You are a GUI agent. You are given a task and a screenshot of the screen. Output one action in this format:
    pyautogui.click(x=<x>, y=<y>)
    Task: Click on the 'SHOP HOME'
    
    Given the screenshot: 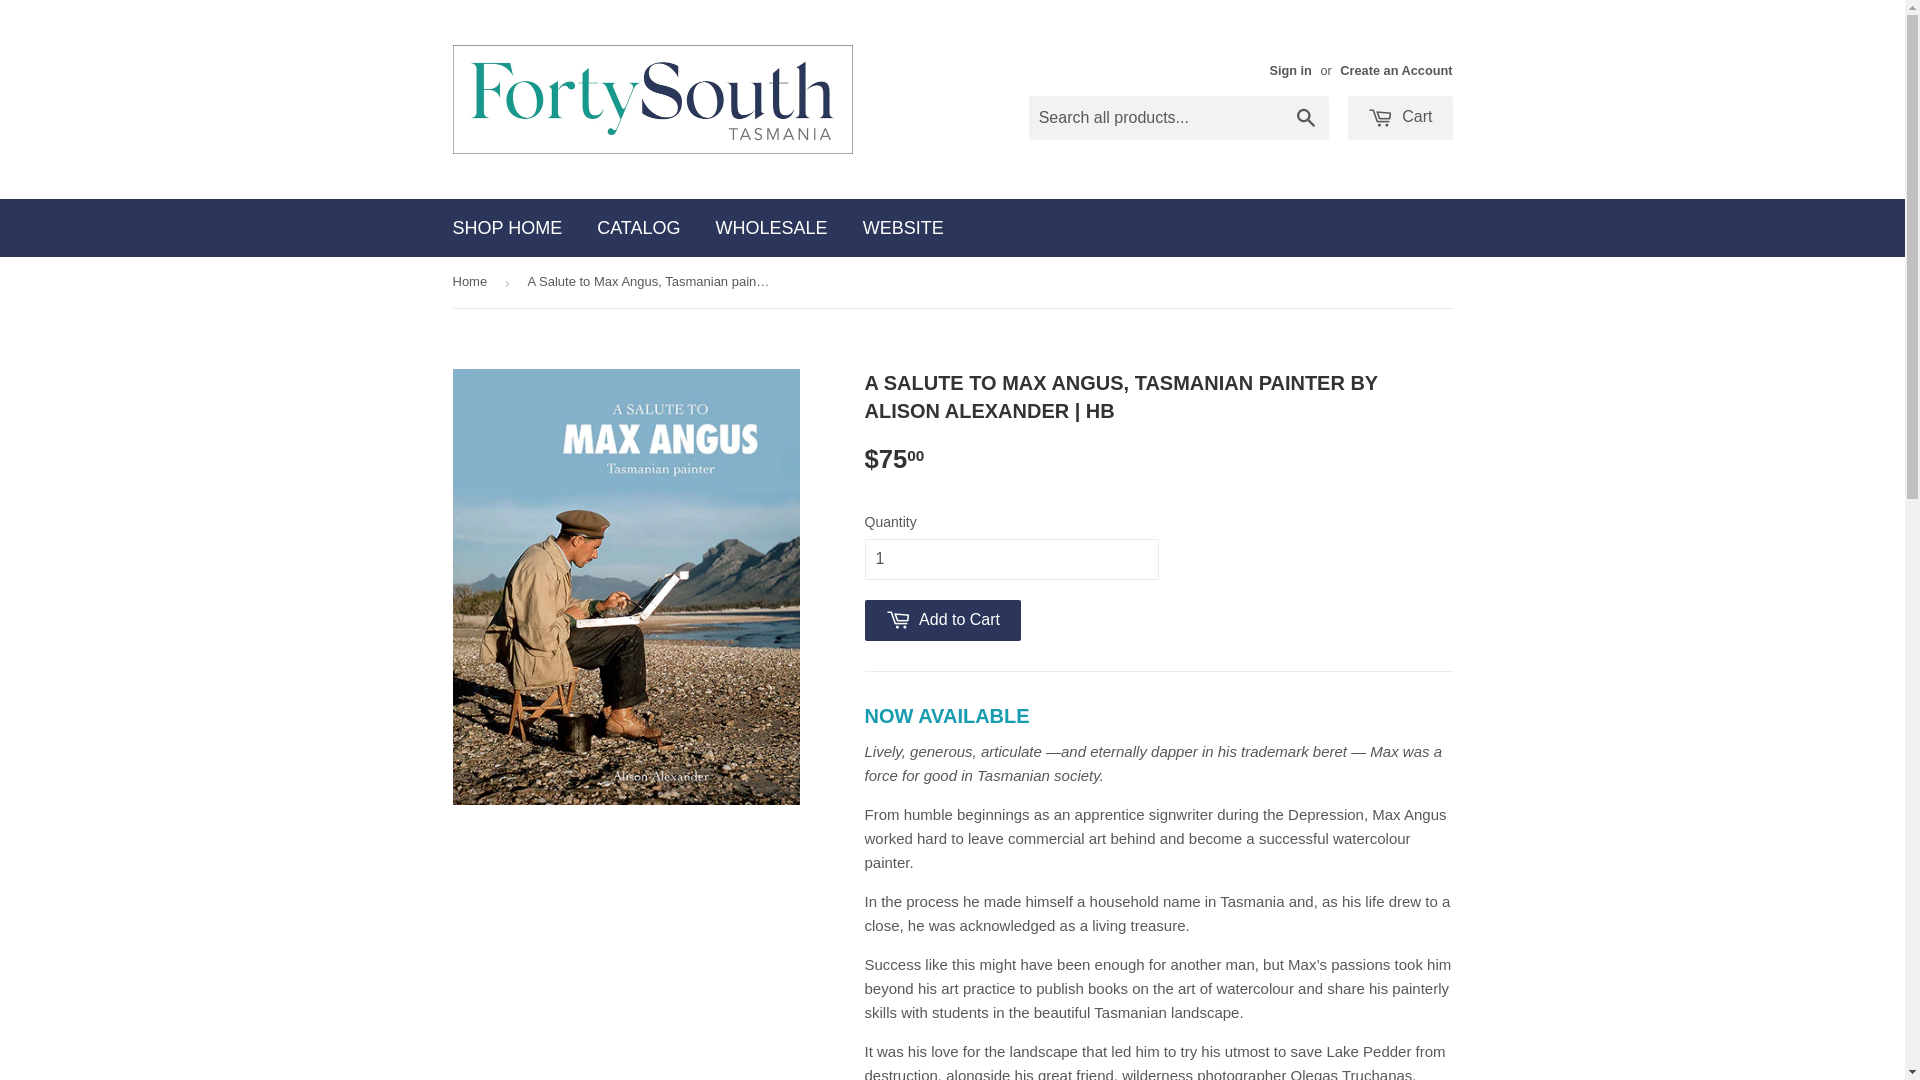 What is the action you would take?
    pyautogui.click(x=508, y=226)
    